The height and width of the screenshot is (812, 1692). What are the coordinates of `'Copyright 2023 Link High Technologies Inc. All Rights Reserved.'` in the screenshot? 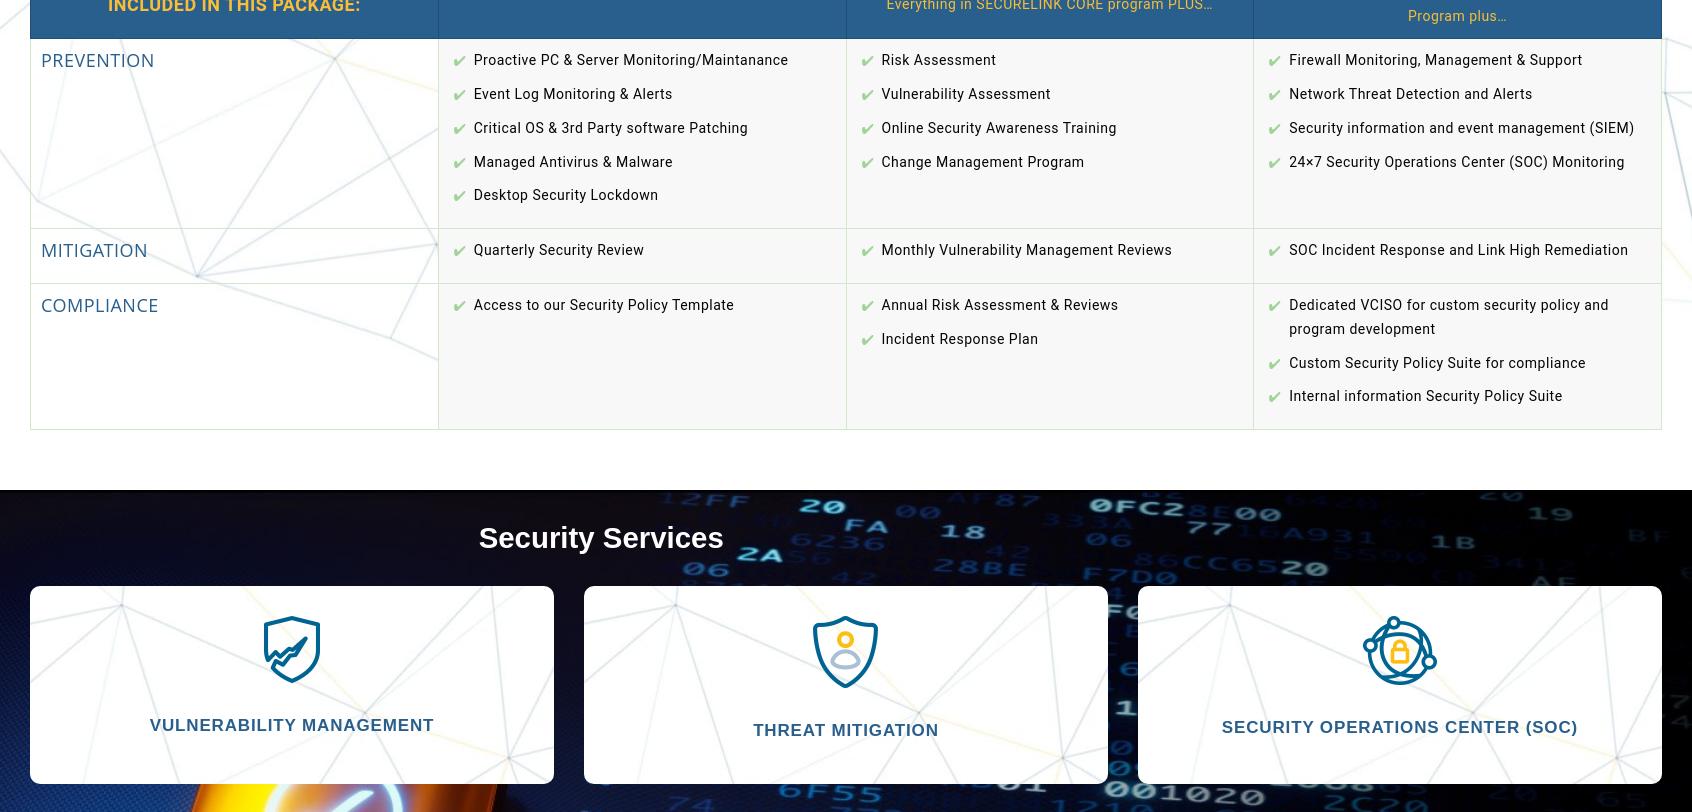 It's located at (845, 364).